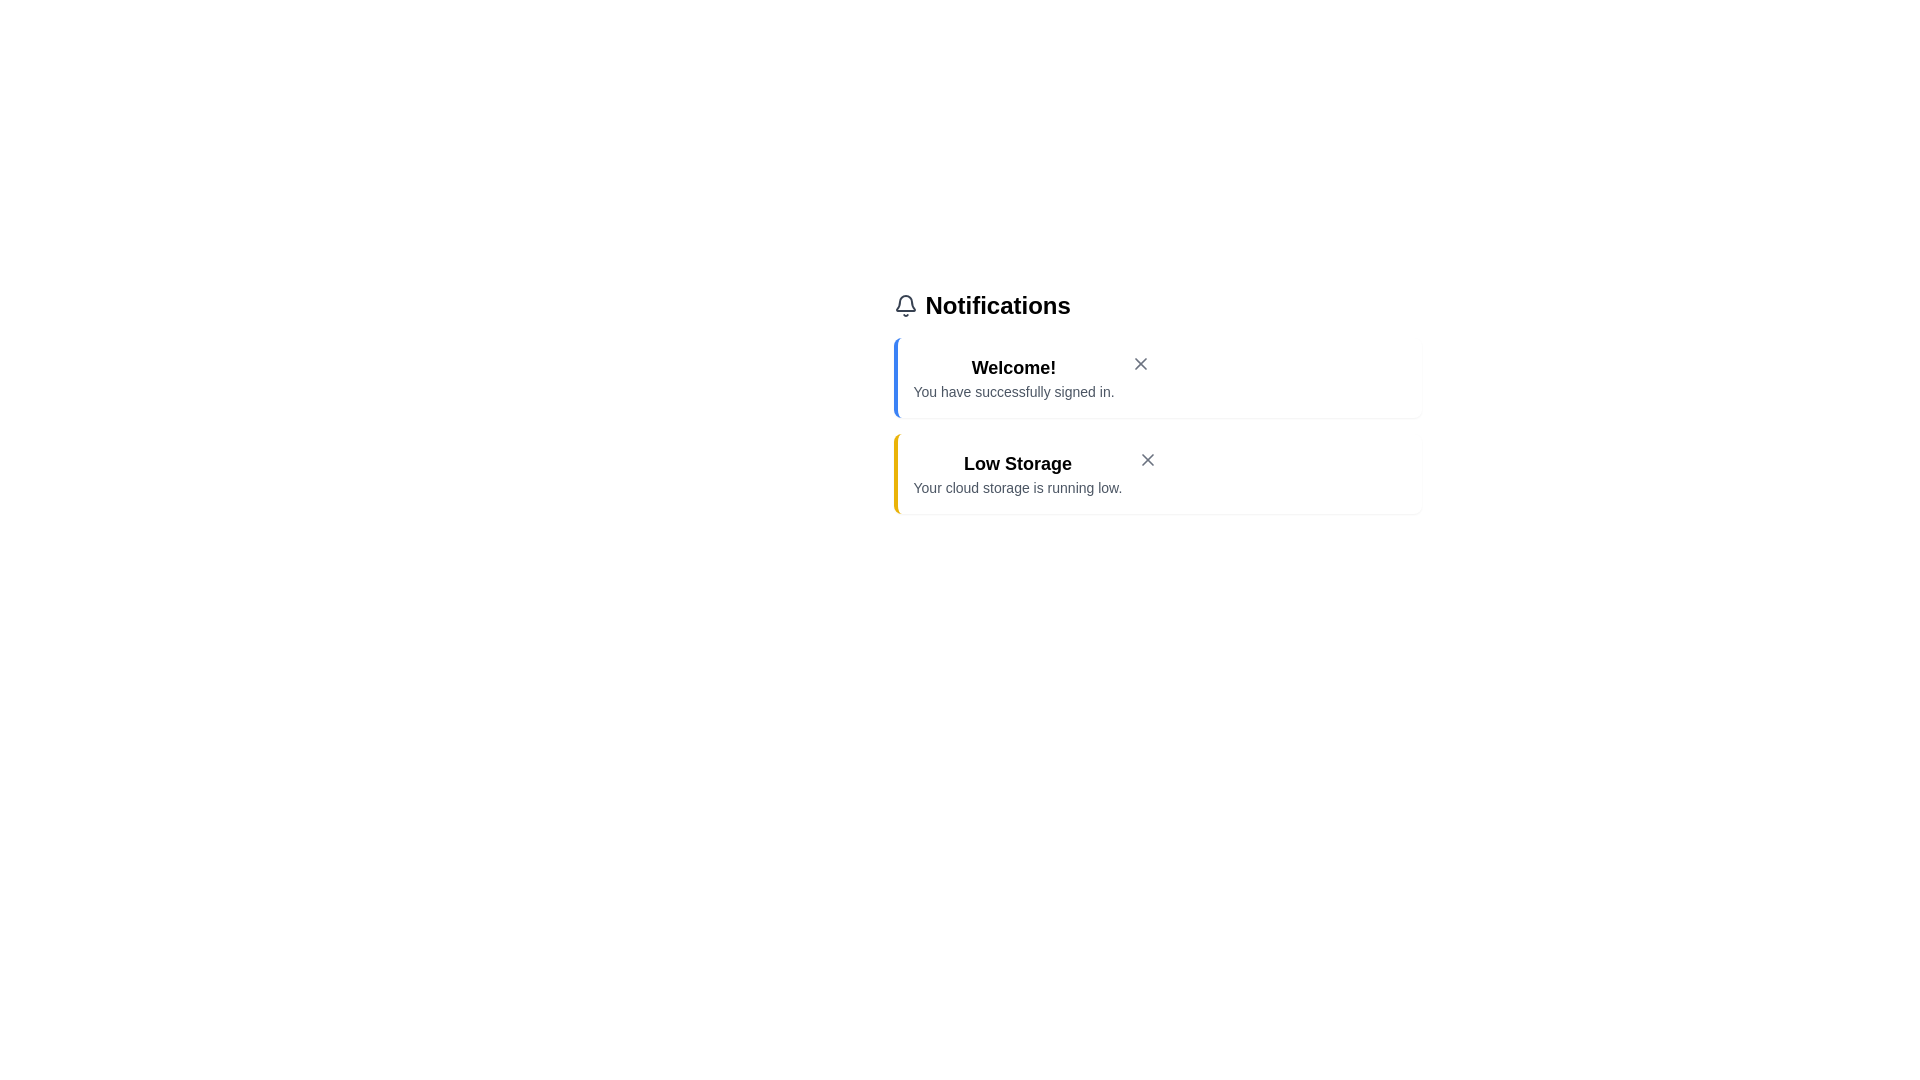  What do you see at coordinates (1017, 488) in the screenshot?
I see `the text label that reads 'Your cloud storage is running low.', which is styled in a smaller, light gray font and is positioned directly below the bold title 'Low Storage'` at bounding box center [1017, 488].